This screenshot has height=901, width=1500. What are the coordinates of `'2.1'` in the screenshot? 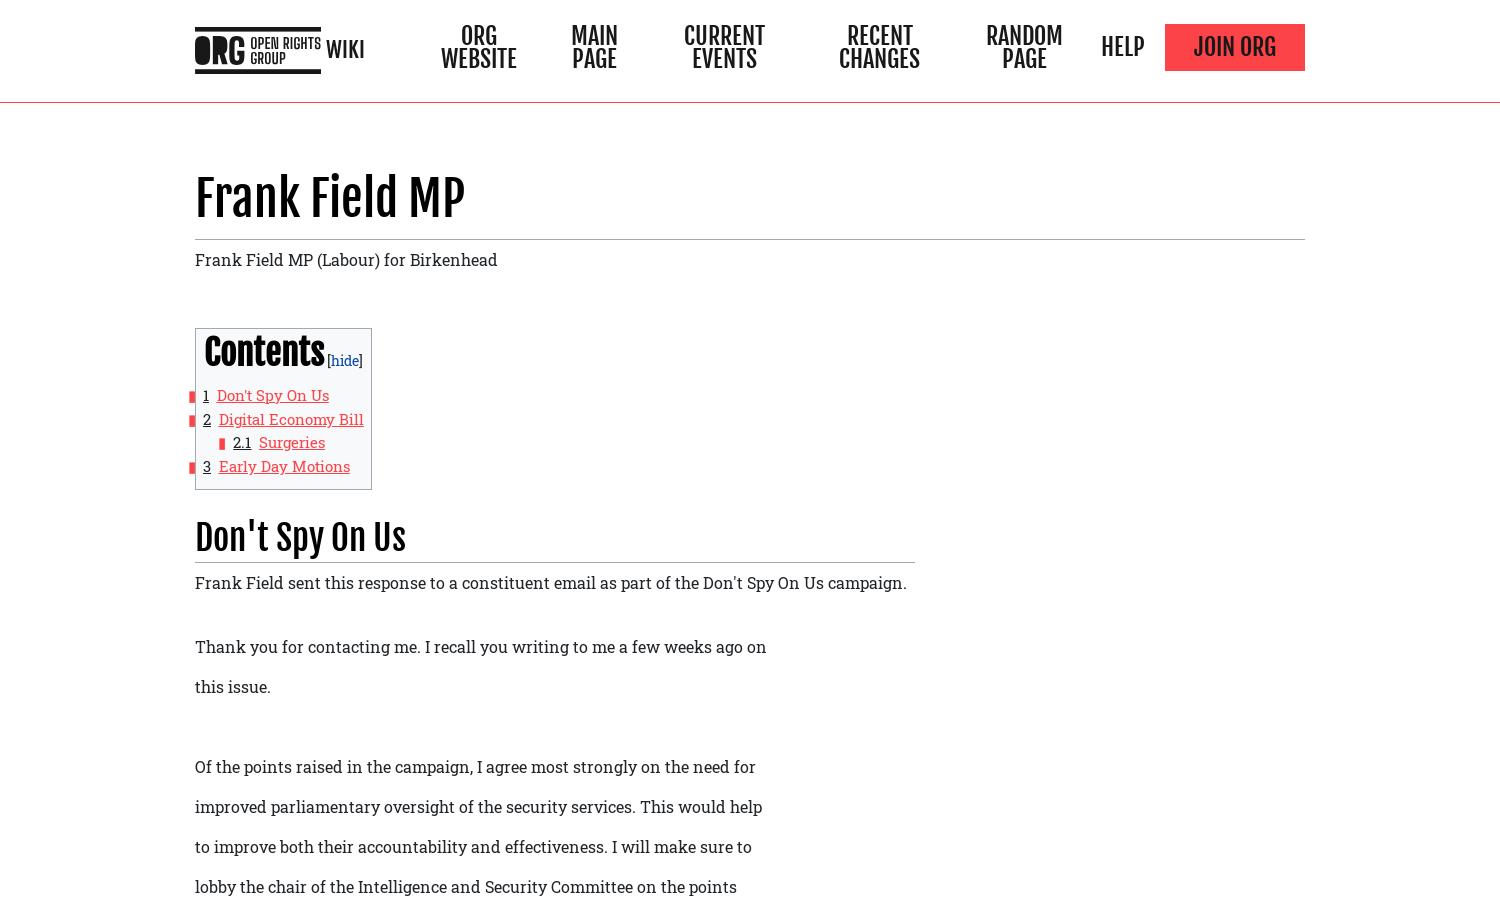 It's located at (240, 440).